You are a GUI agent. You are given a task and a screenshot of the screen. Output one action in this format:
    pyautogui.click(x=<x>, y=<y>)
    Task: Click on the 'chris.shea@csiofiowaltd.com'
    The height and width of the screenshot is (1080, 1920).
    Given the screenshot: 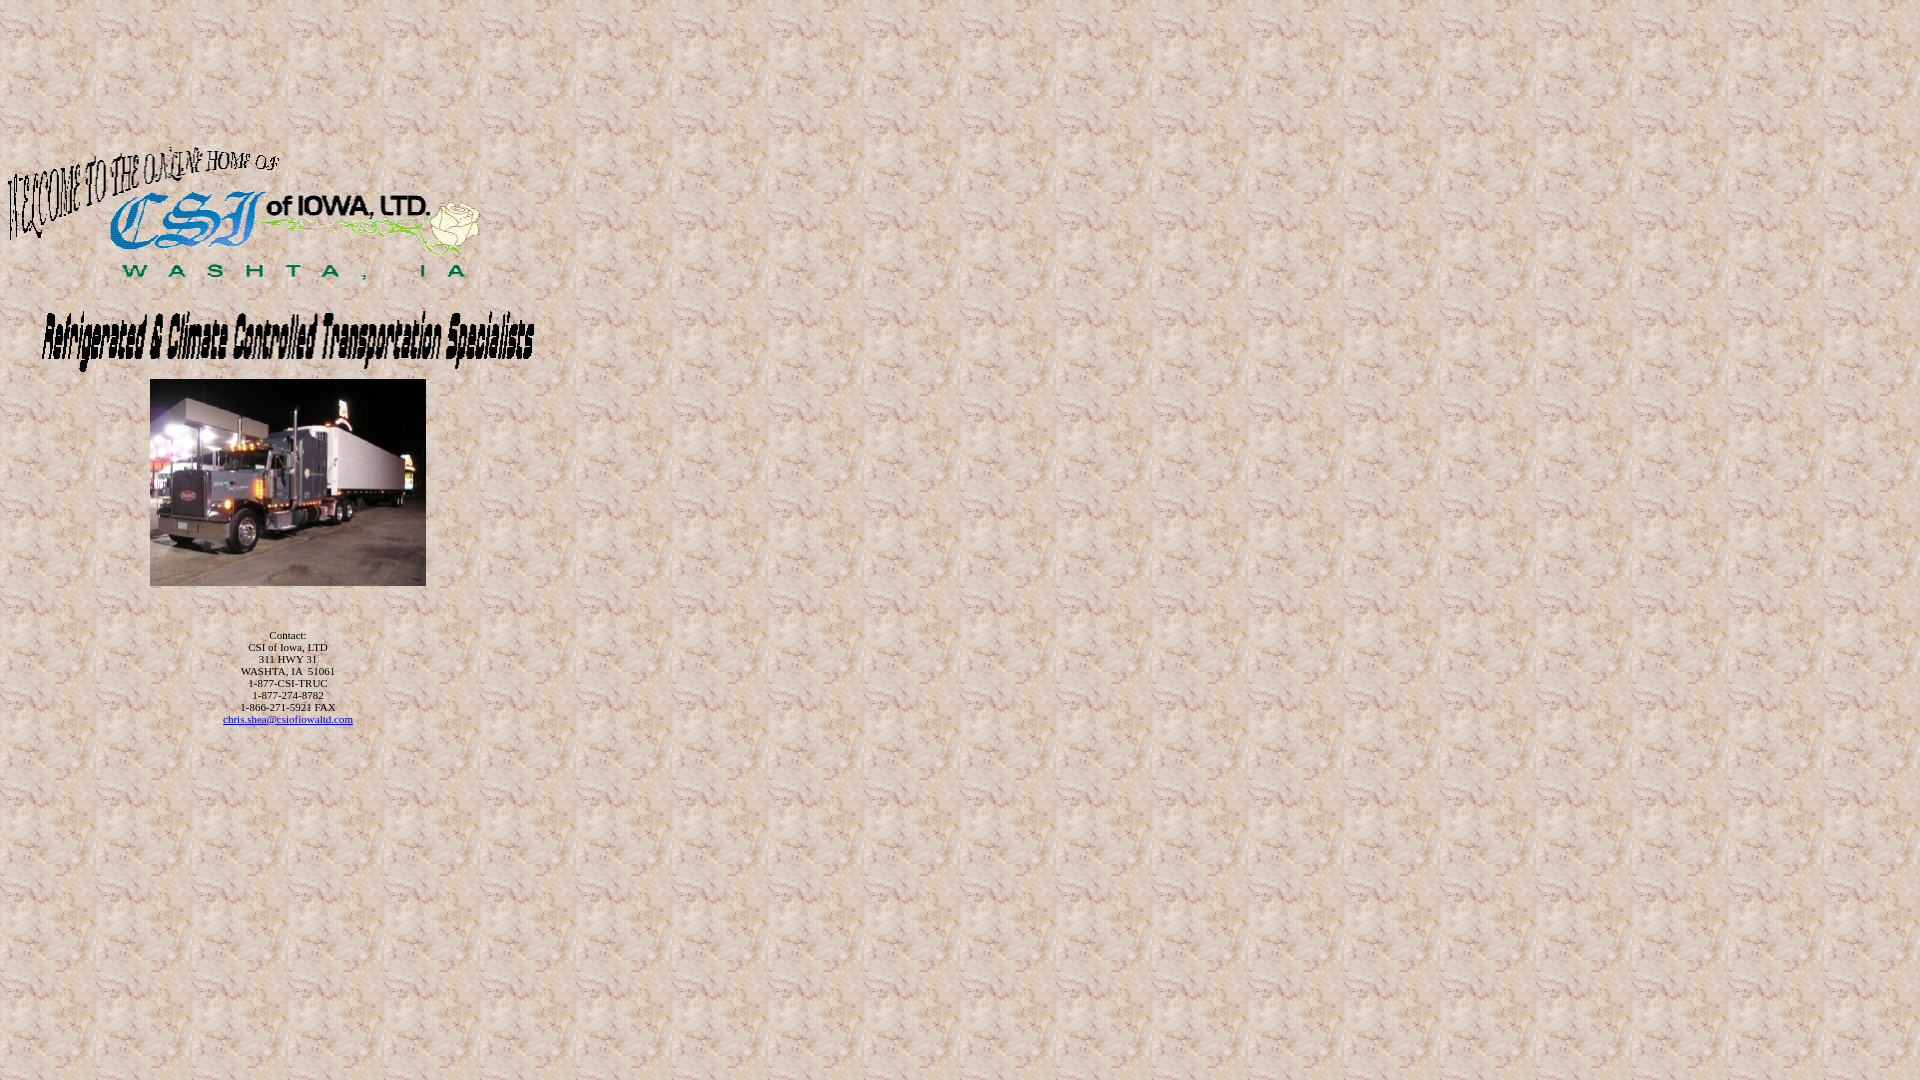 What is the action you would take?
    pyautogui.click(x=287, y=717)
    